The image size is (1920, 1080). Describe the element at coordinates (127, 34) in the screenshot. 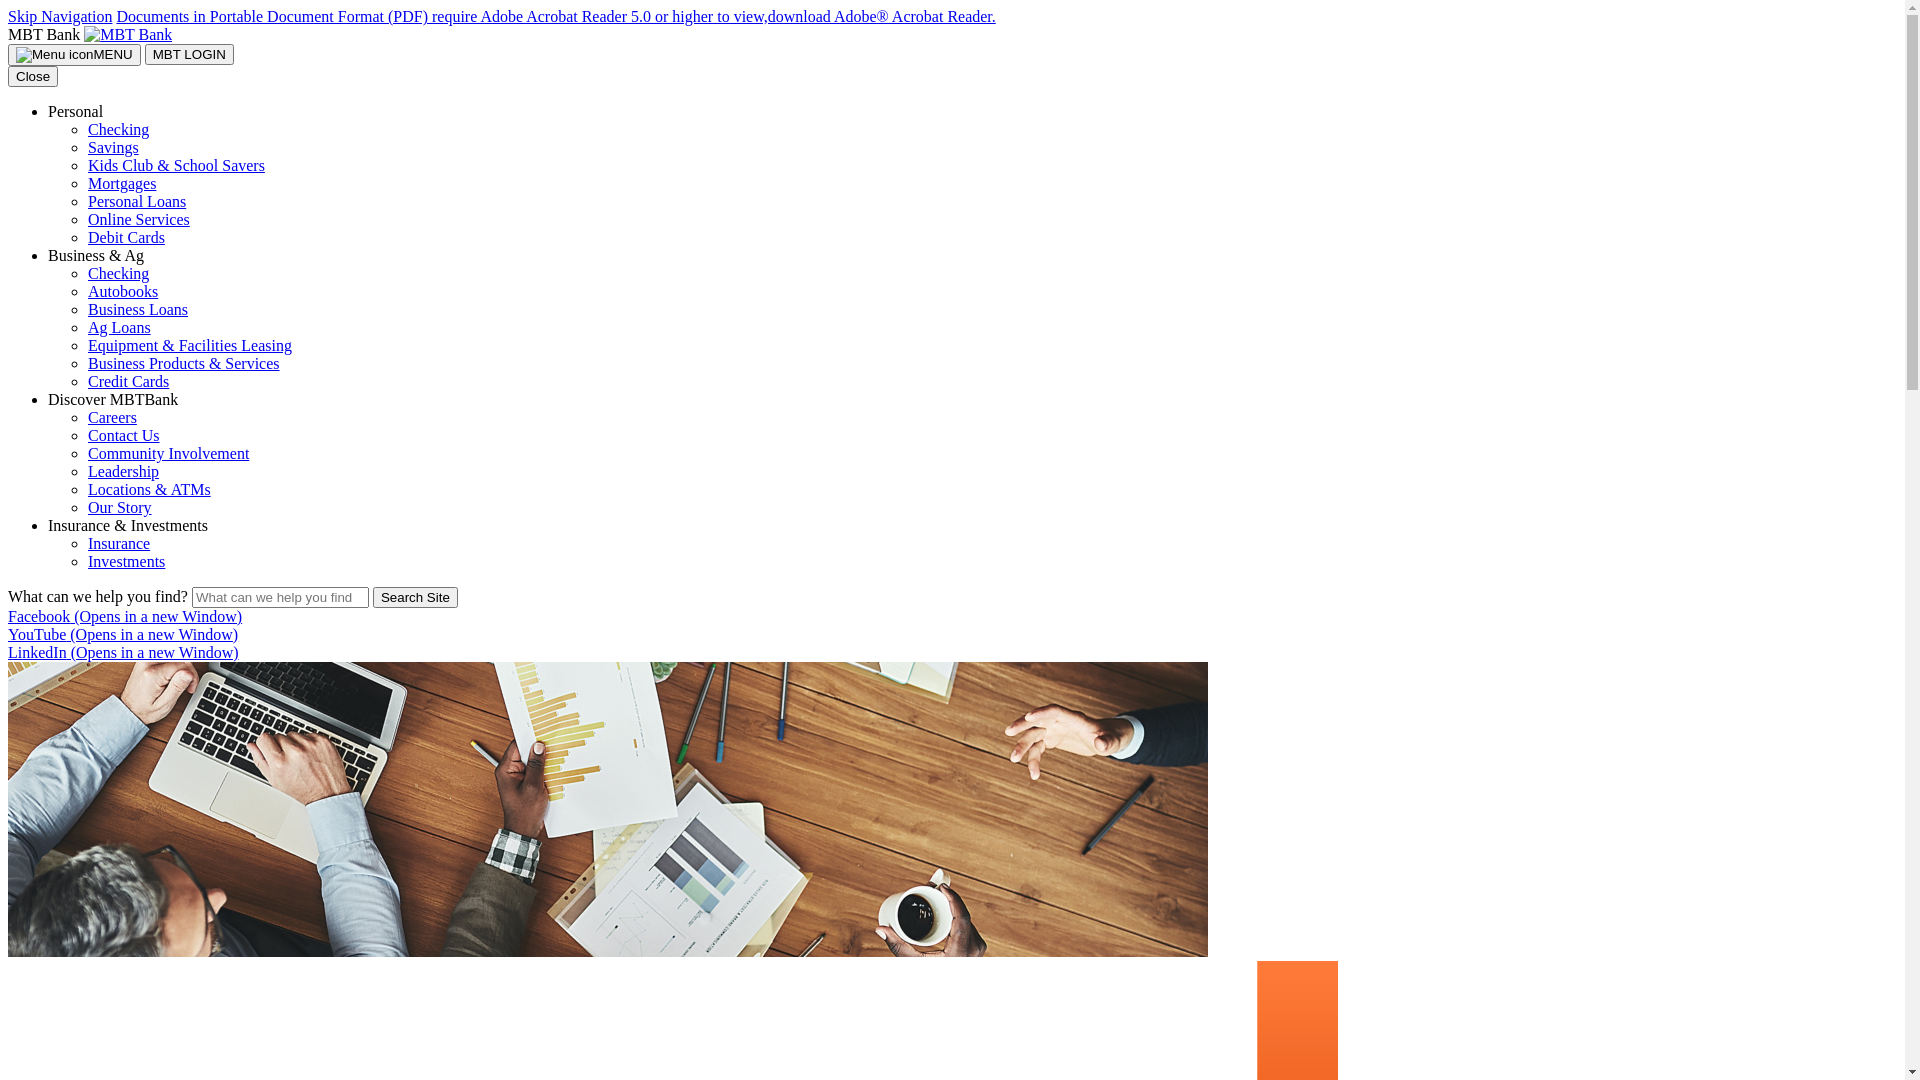

I see `'MBT Bank, Clear Lake, IA'` at that location.